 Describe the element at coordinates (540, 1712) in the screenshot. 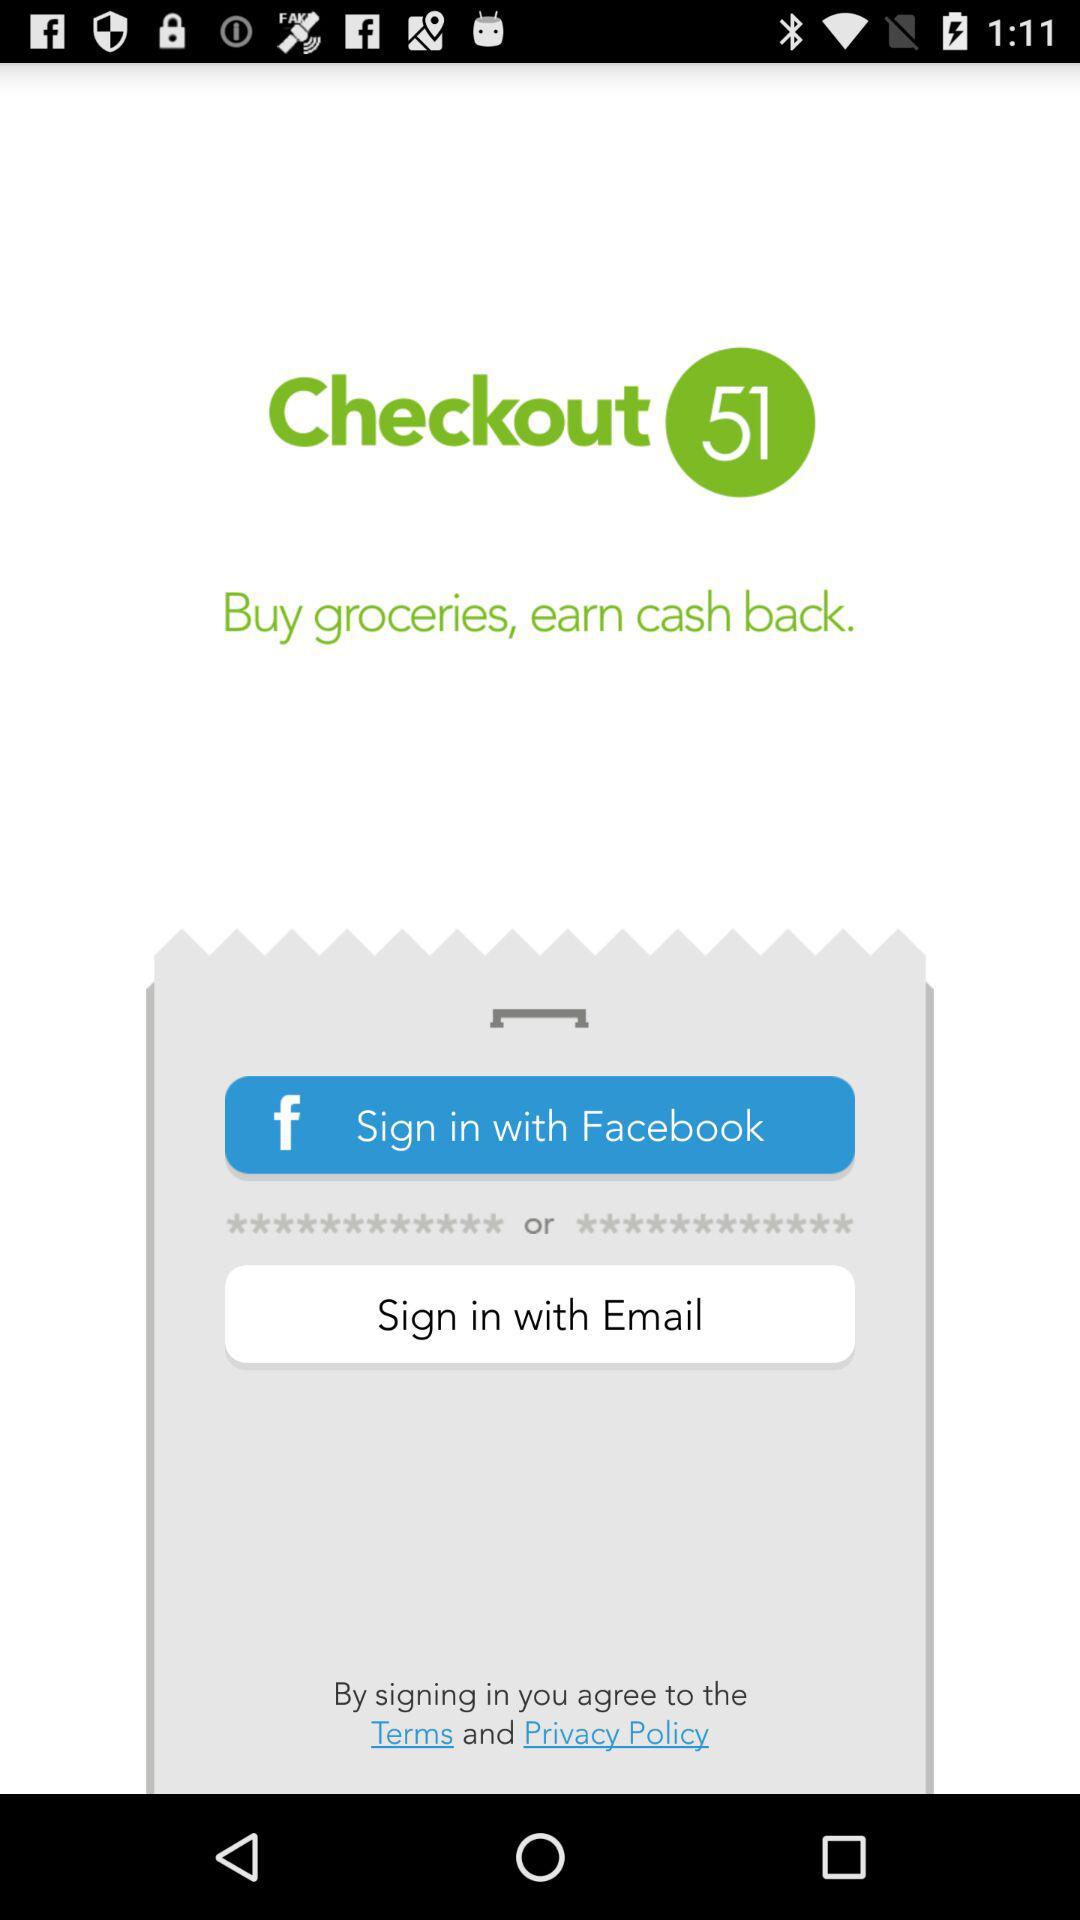

I see `by signing in item` at that location.